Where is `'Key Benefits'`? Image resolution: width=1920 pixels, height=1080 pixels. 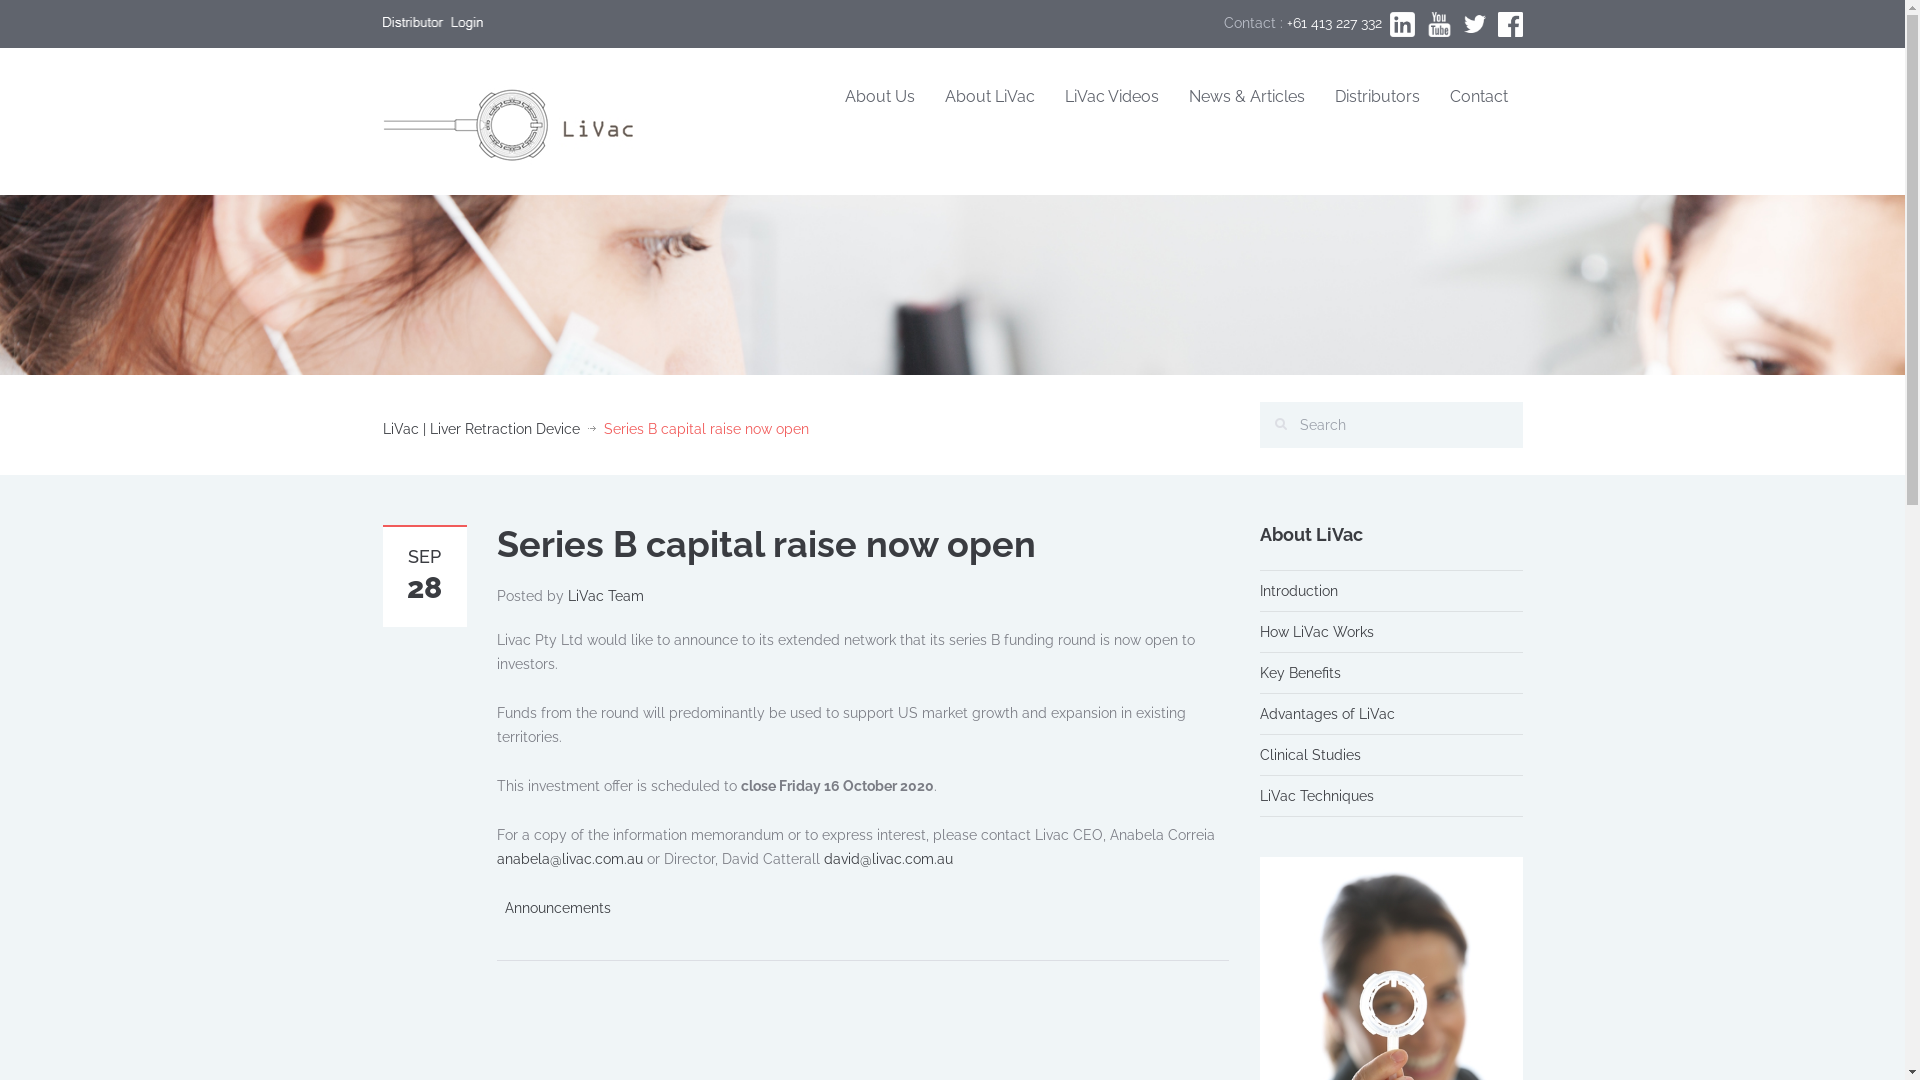 'Key Benefits' is located at coordinates (1300, 672).